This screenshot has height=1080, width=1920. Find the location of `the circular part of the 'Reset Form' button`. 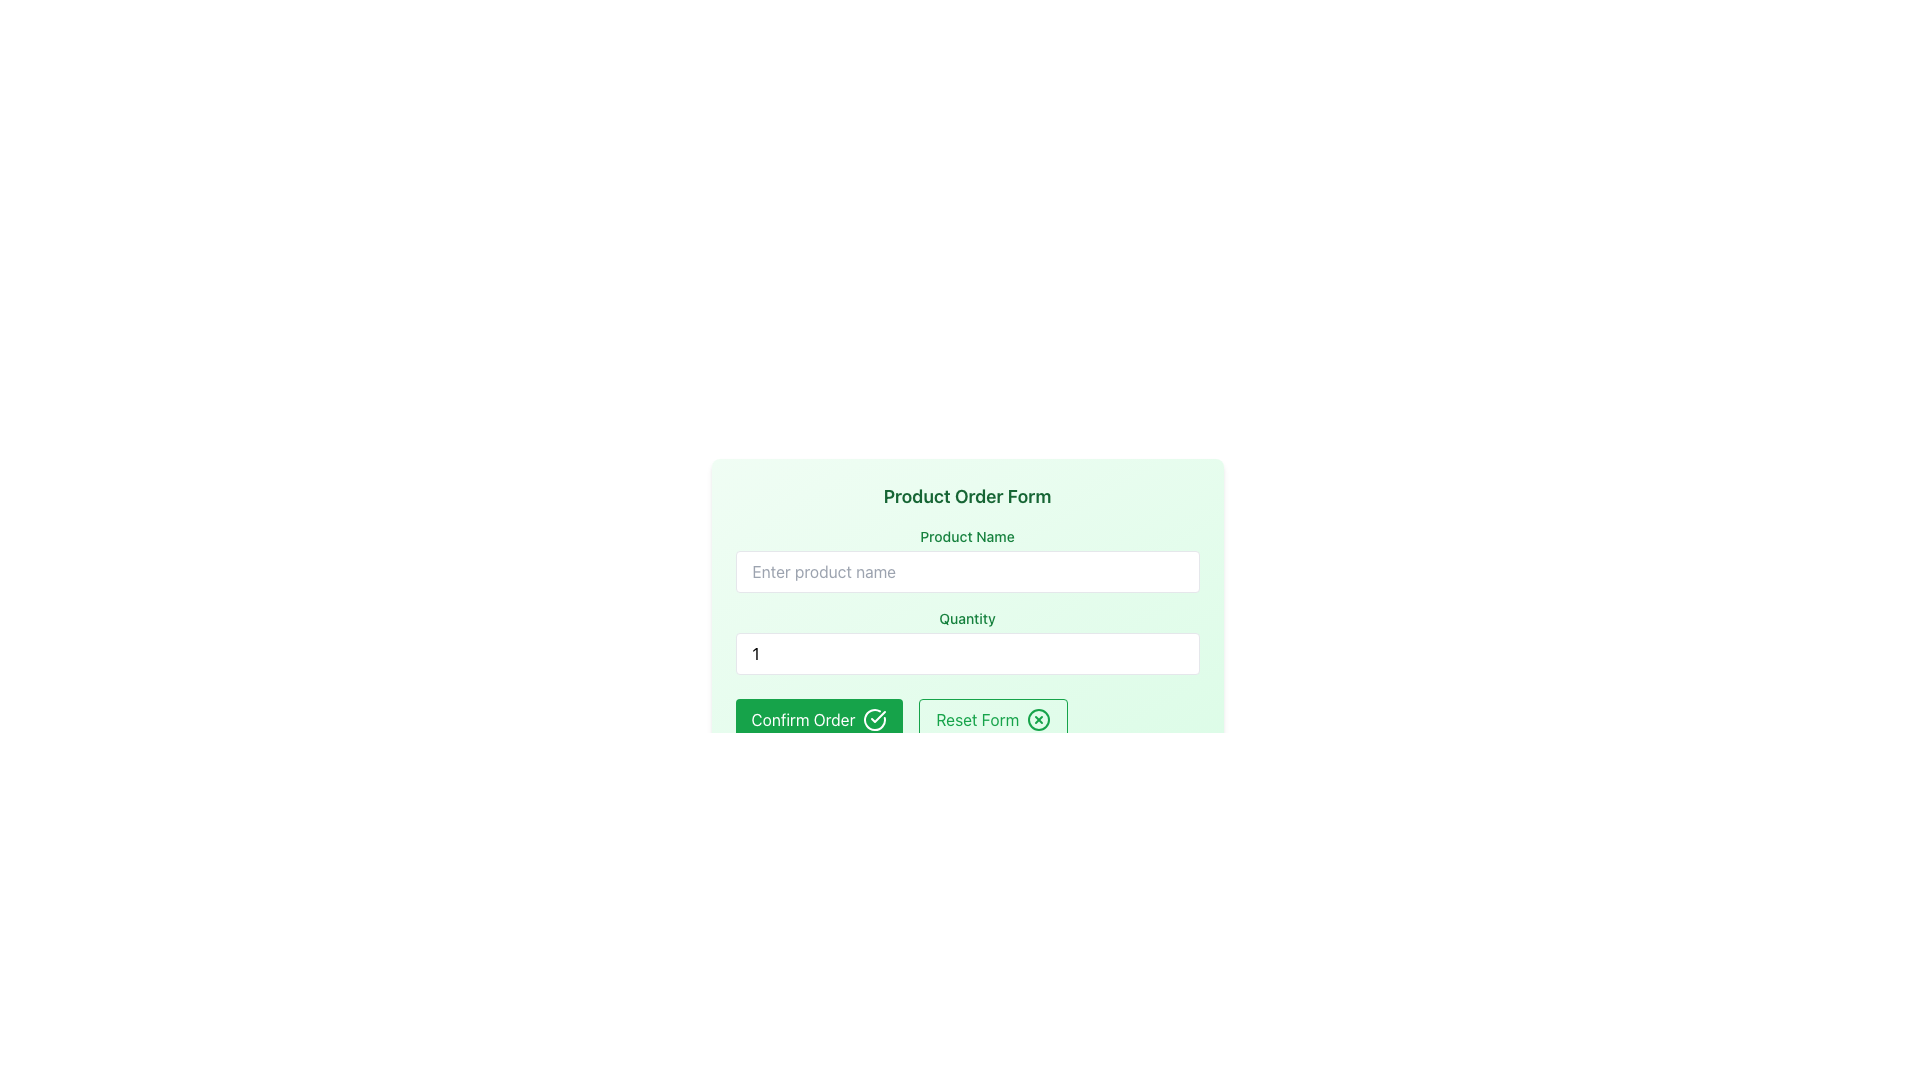

the circular part of the 'Reset Form' button is located at coordinates (1038, 720).